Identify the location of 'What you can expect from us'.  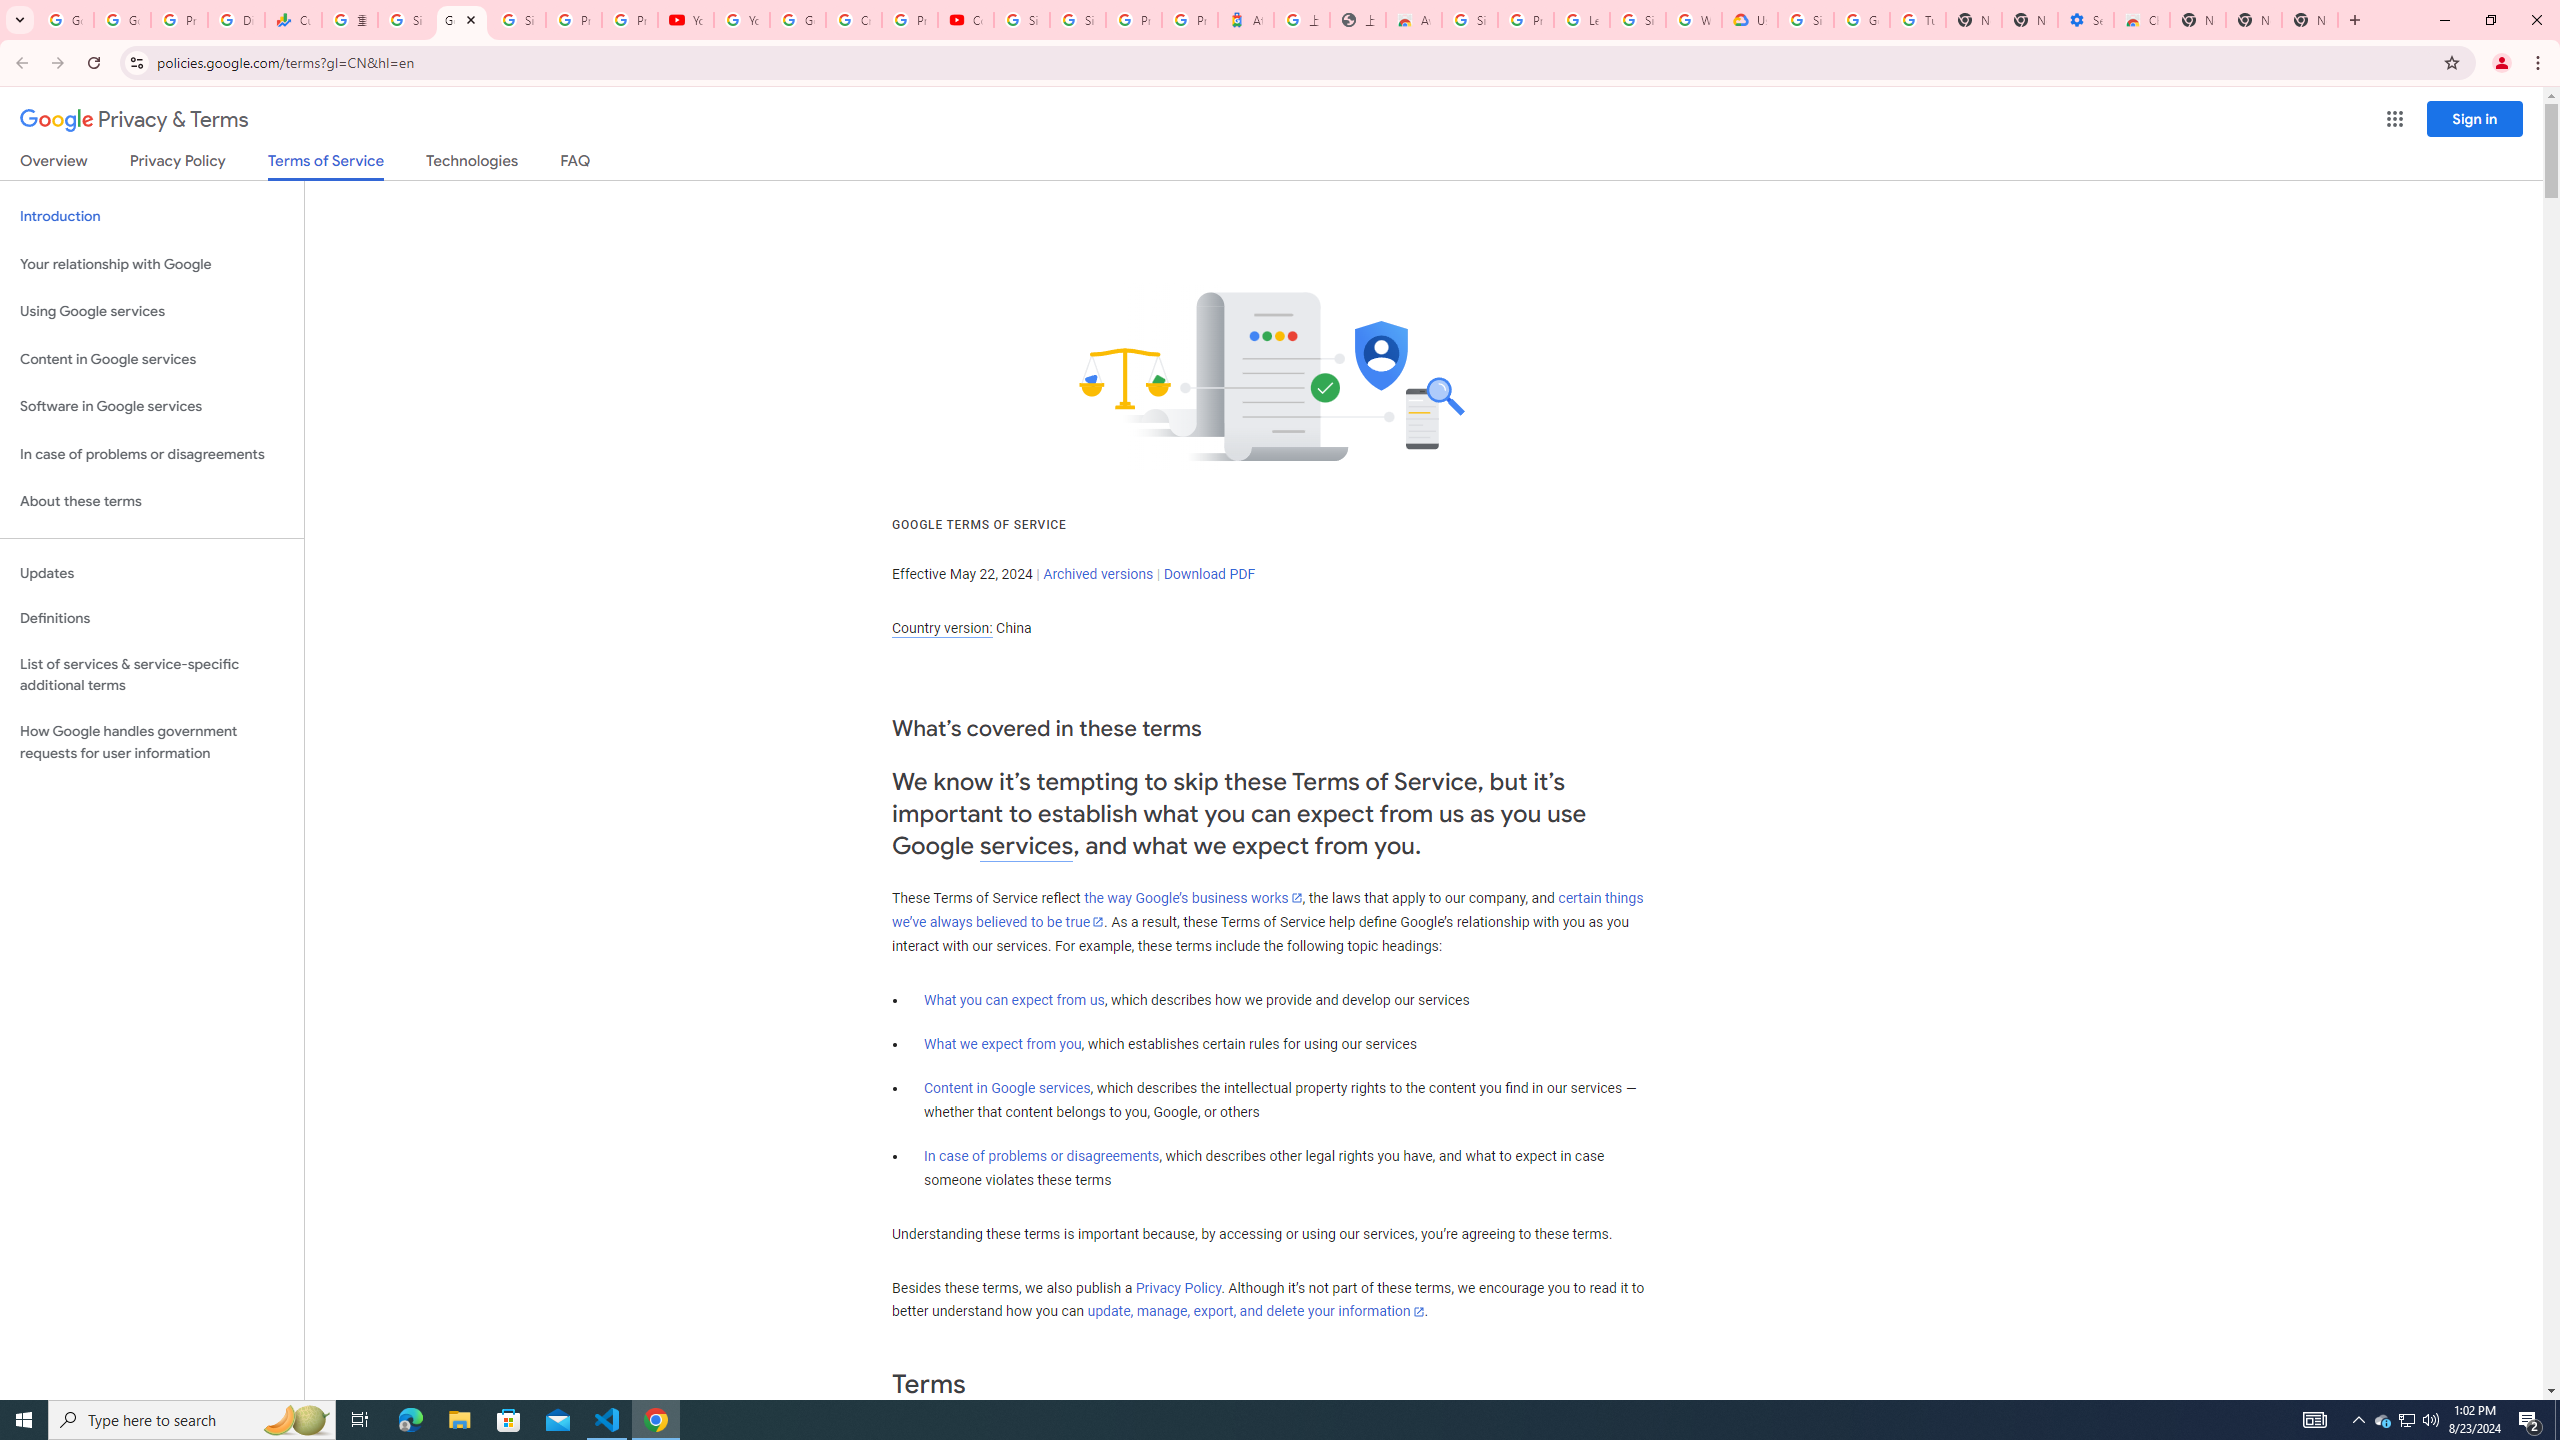
(1015, 999).